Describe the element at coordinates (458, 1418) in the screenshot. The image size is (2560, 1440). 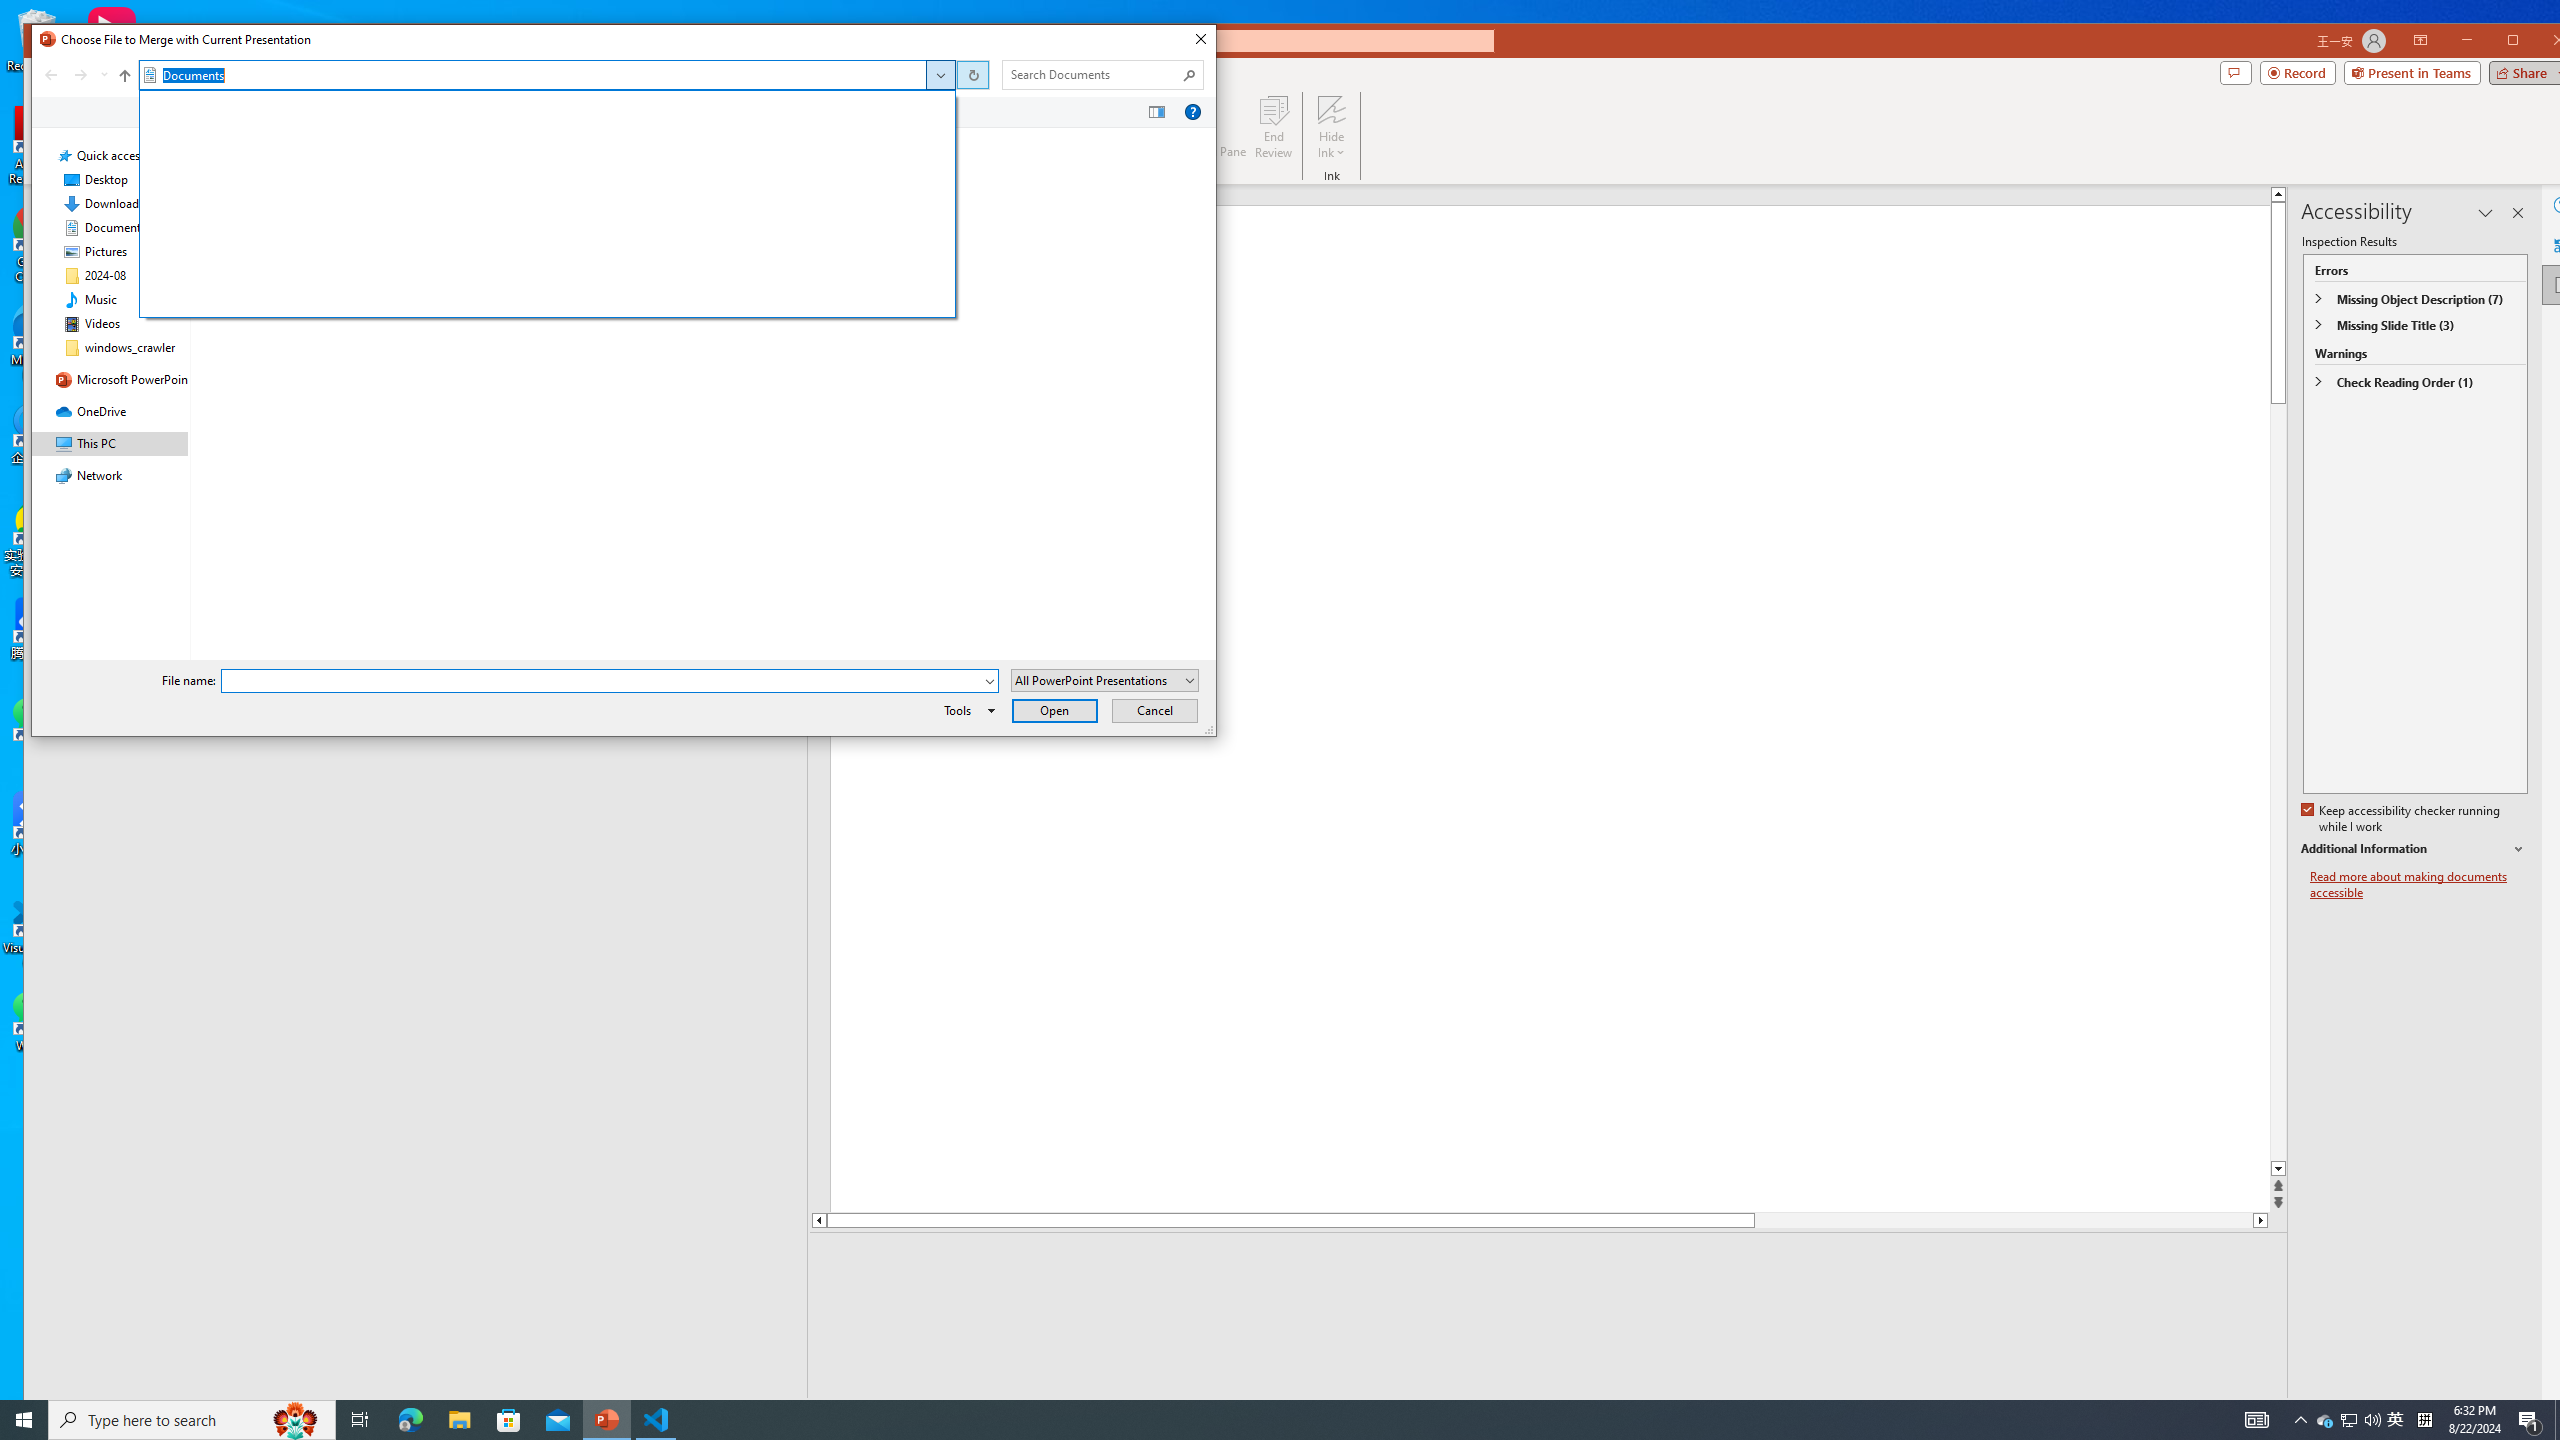
I see `'File Explorer'` at that location.